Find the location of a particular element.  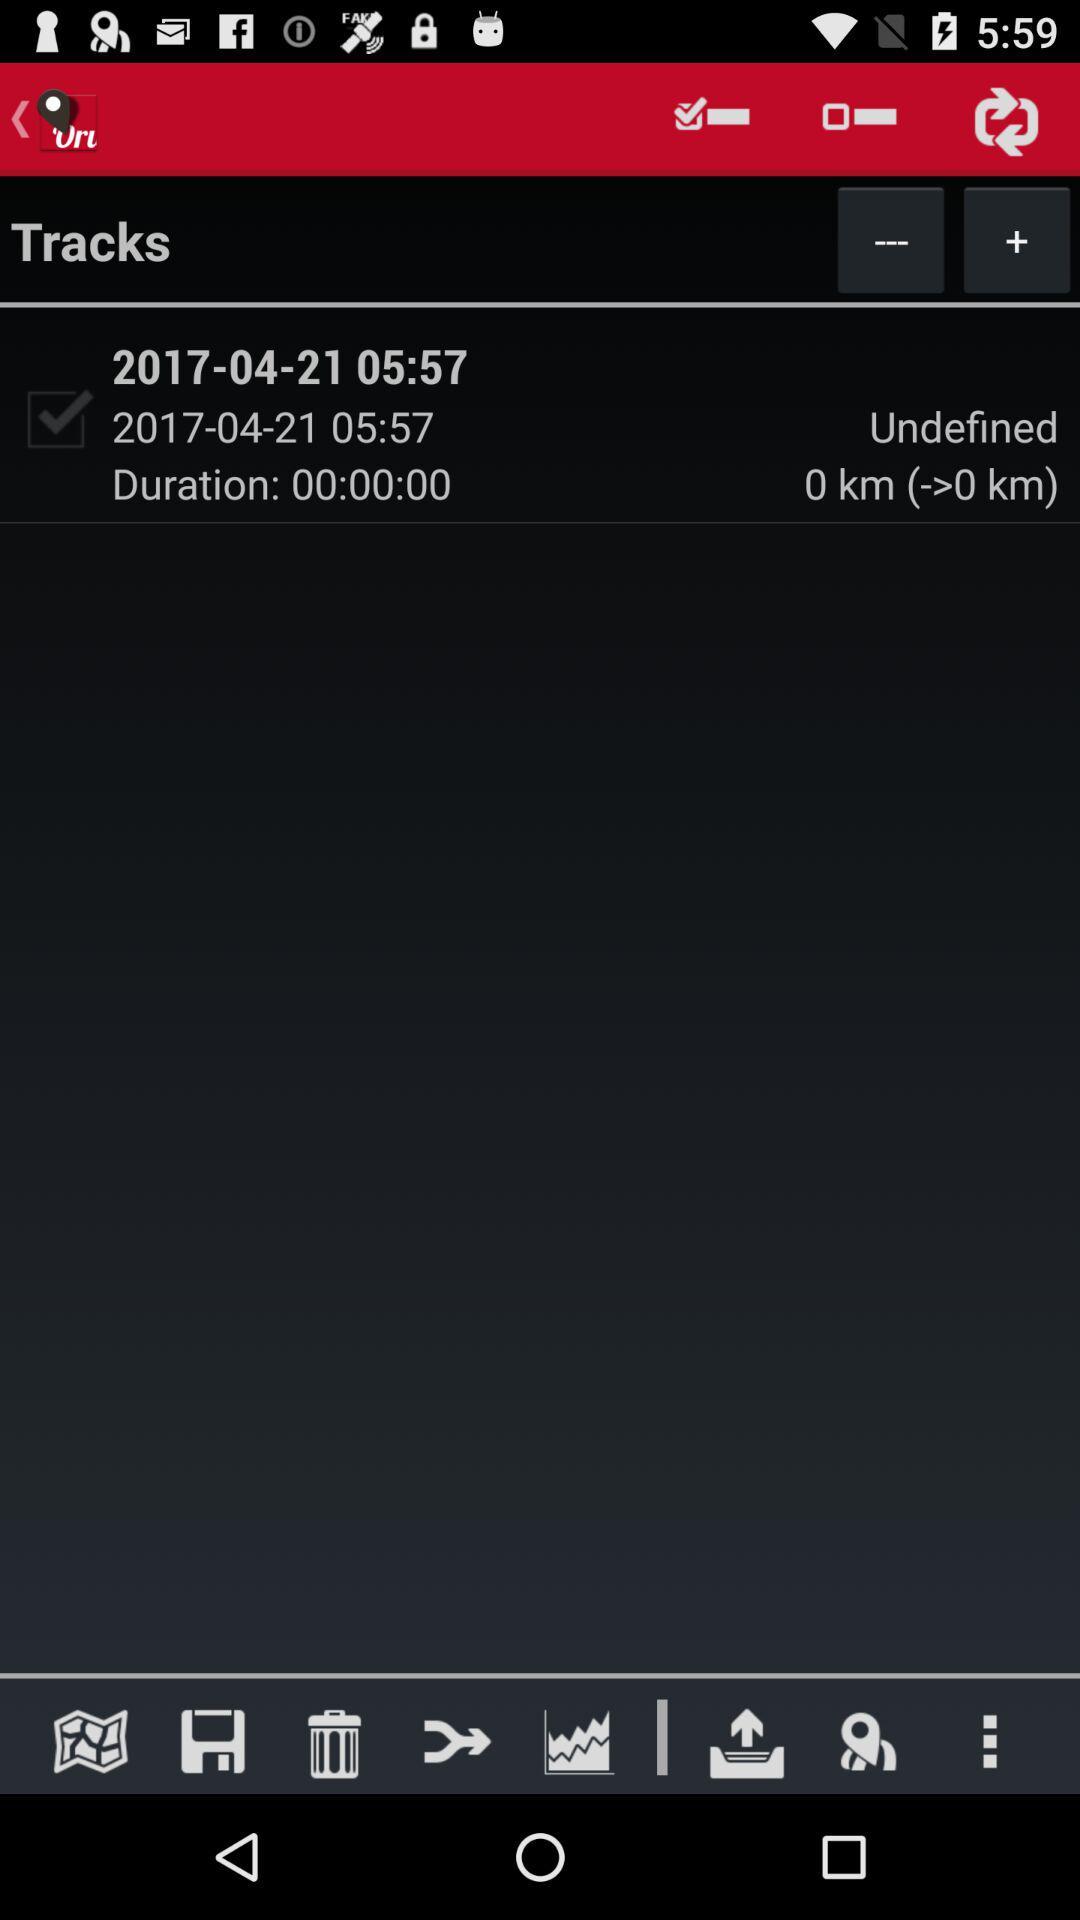

the --- icon is located at coordinates (890, 239).